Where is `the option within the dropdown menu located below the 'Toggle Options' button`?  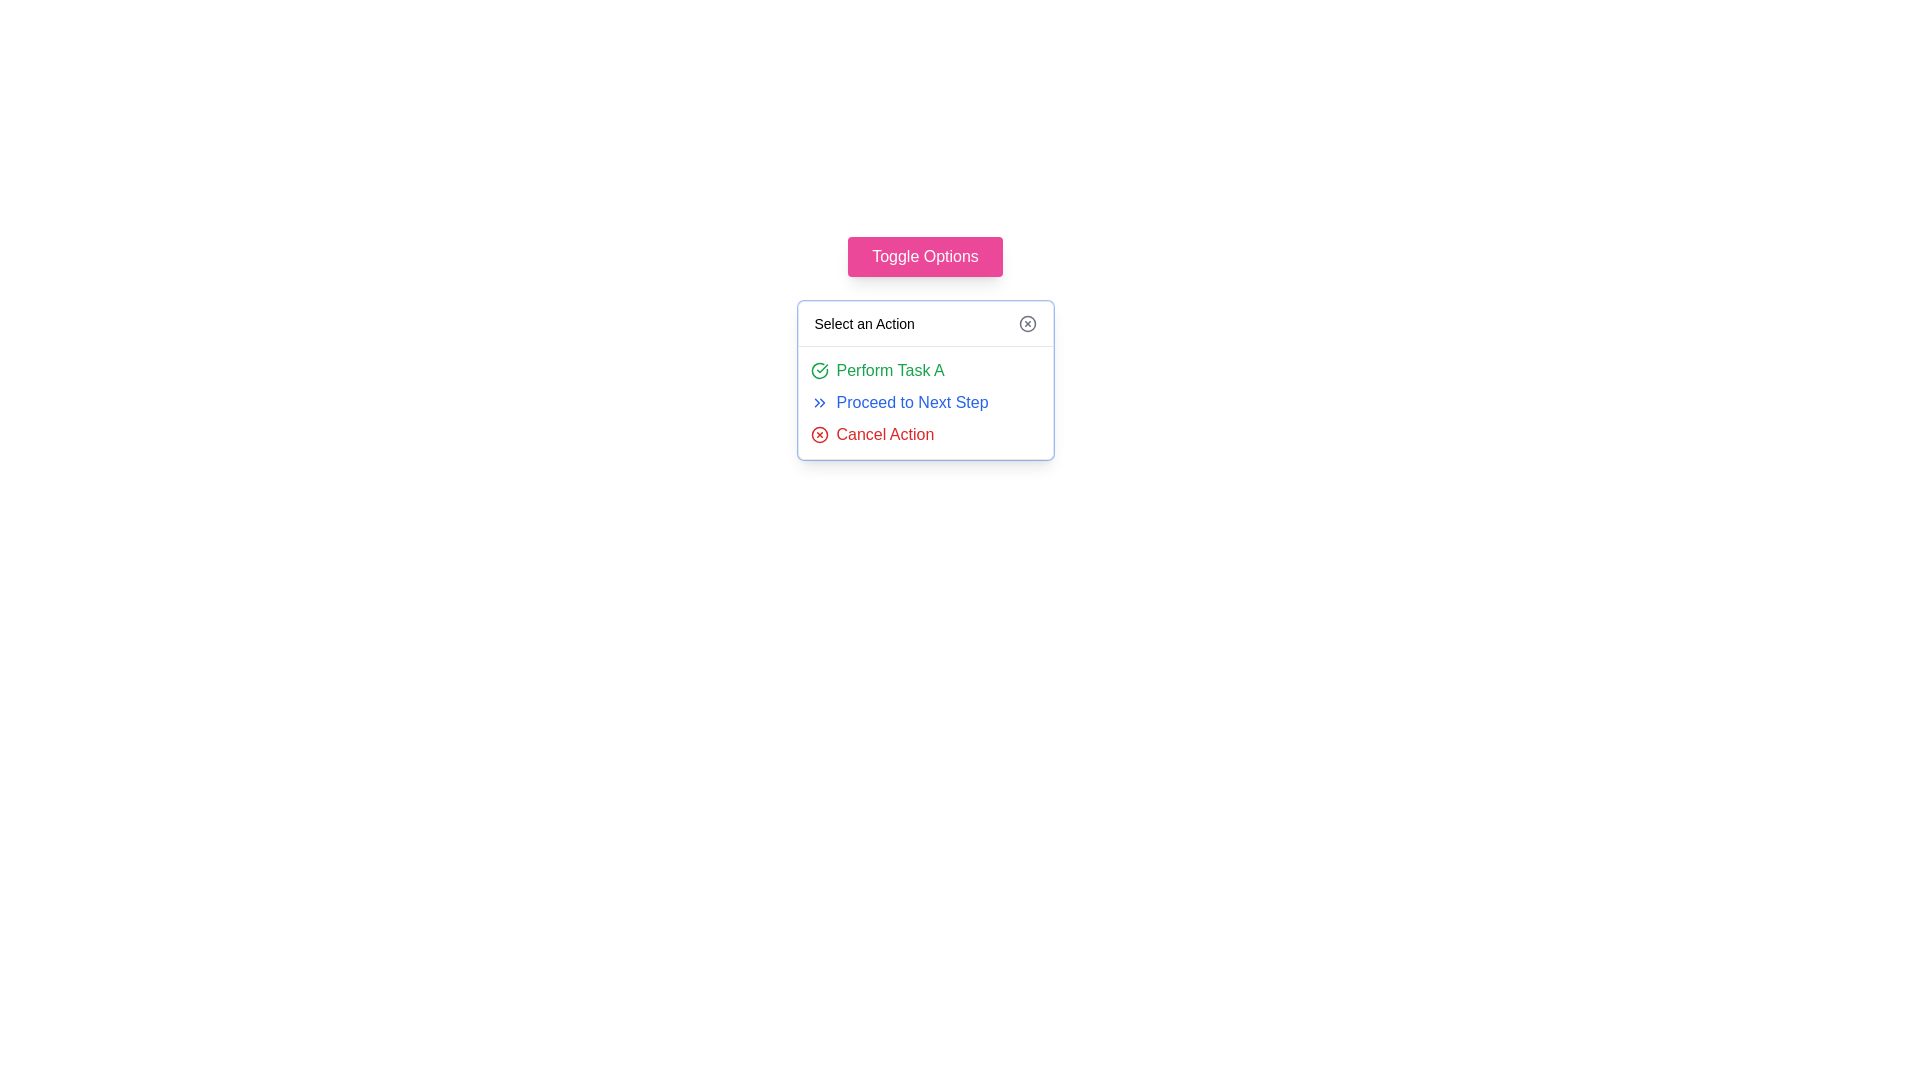
the option within the dropdown menu located below the 'Toggle Options' button is located at coordinates (924, 380).